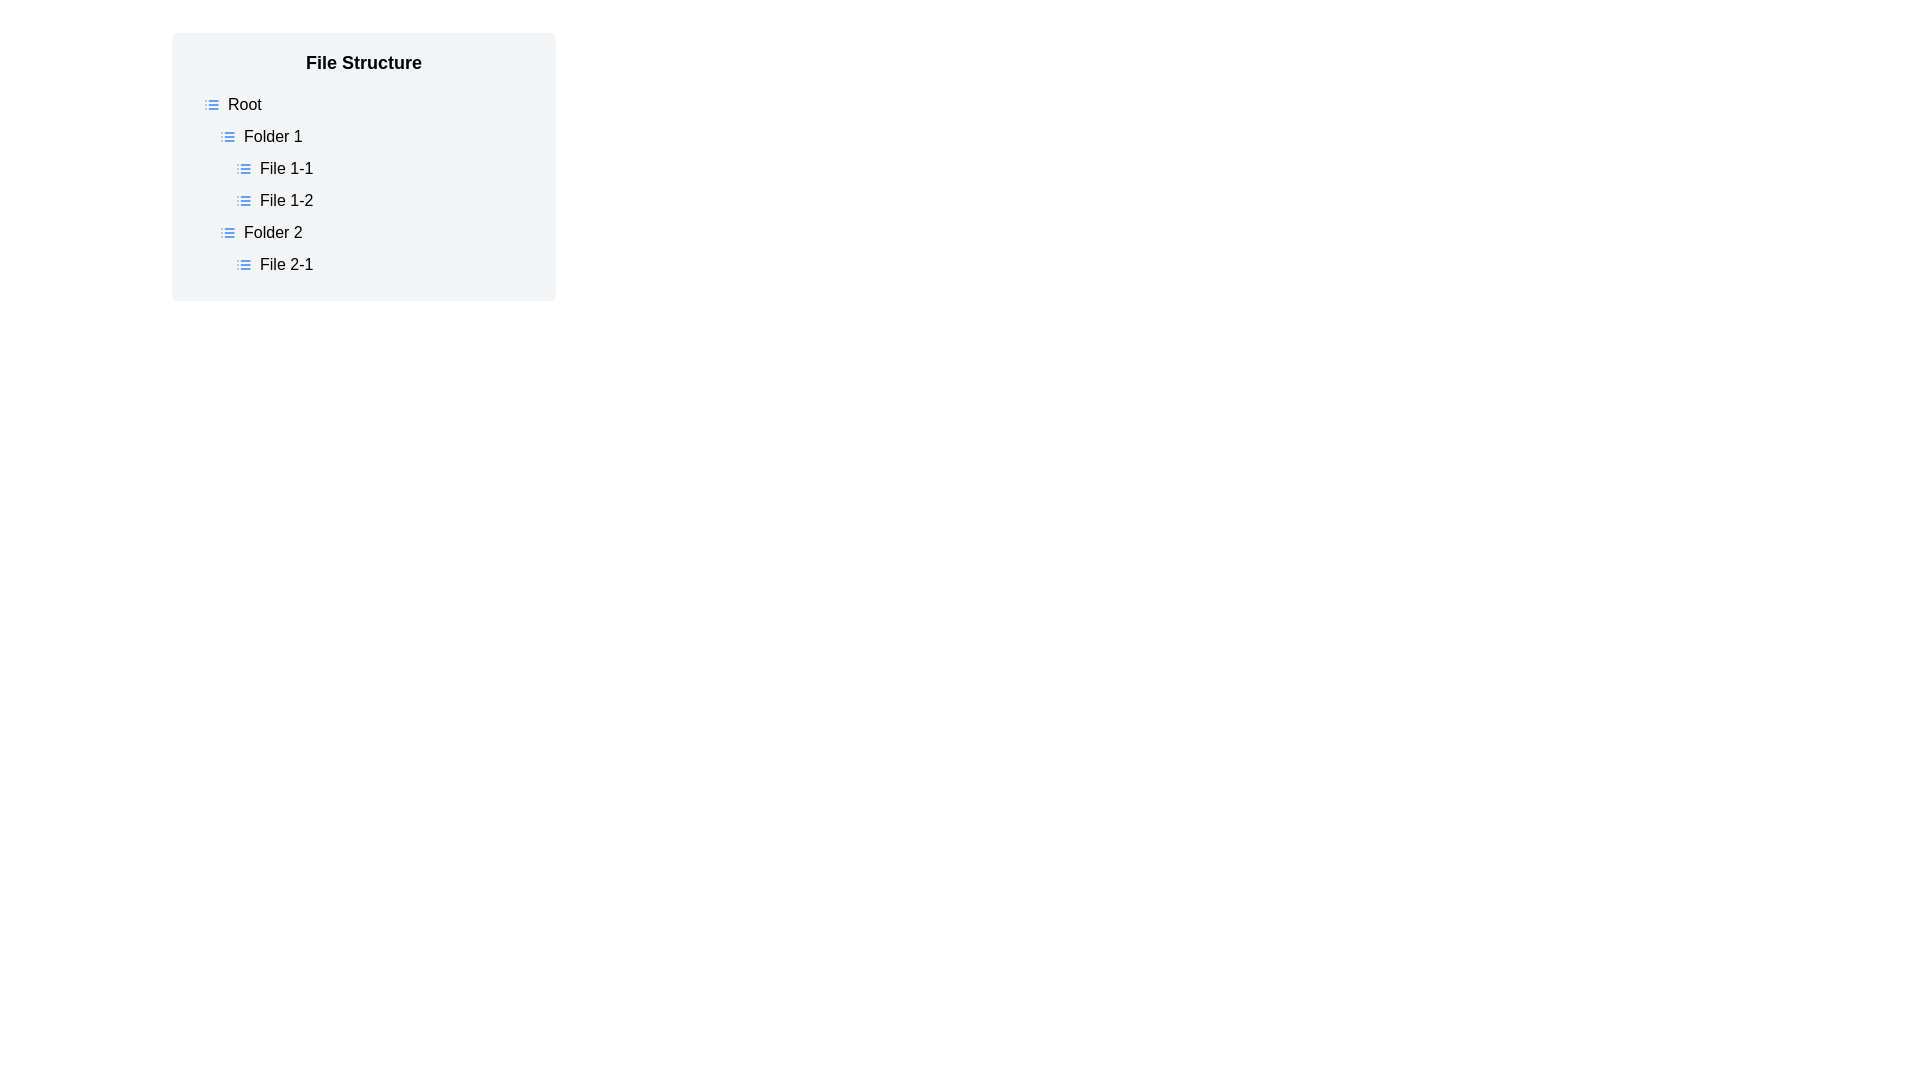  What do you see at coordinates (272, 231) in the screenshot?
I see `the text label displaying 'Folder 2', which is the third item under the 'Folder 1' node in the vertical list of the 'File Structure' section` at bounding box center [272, 231].